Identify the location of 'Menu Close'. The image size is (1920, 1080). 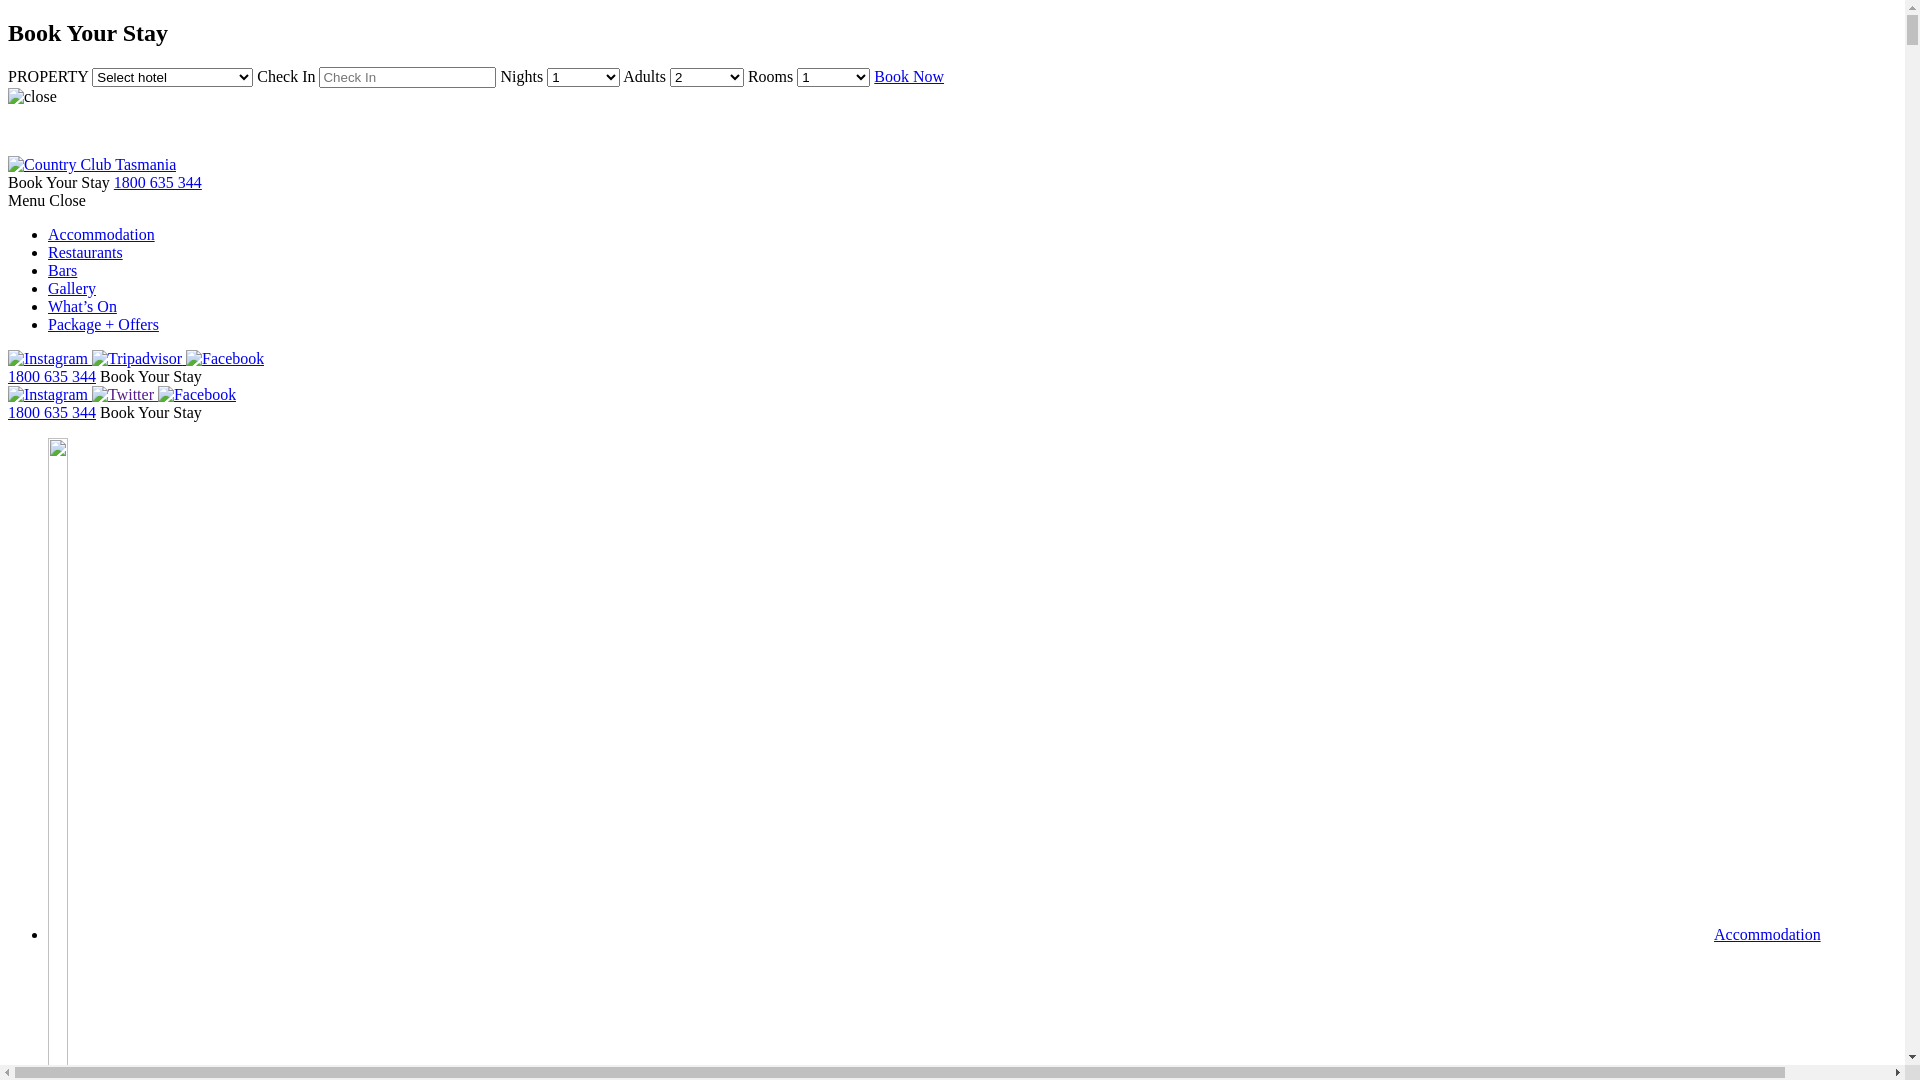
(8, 200).